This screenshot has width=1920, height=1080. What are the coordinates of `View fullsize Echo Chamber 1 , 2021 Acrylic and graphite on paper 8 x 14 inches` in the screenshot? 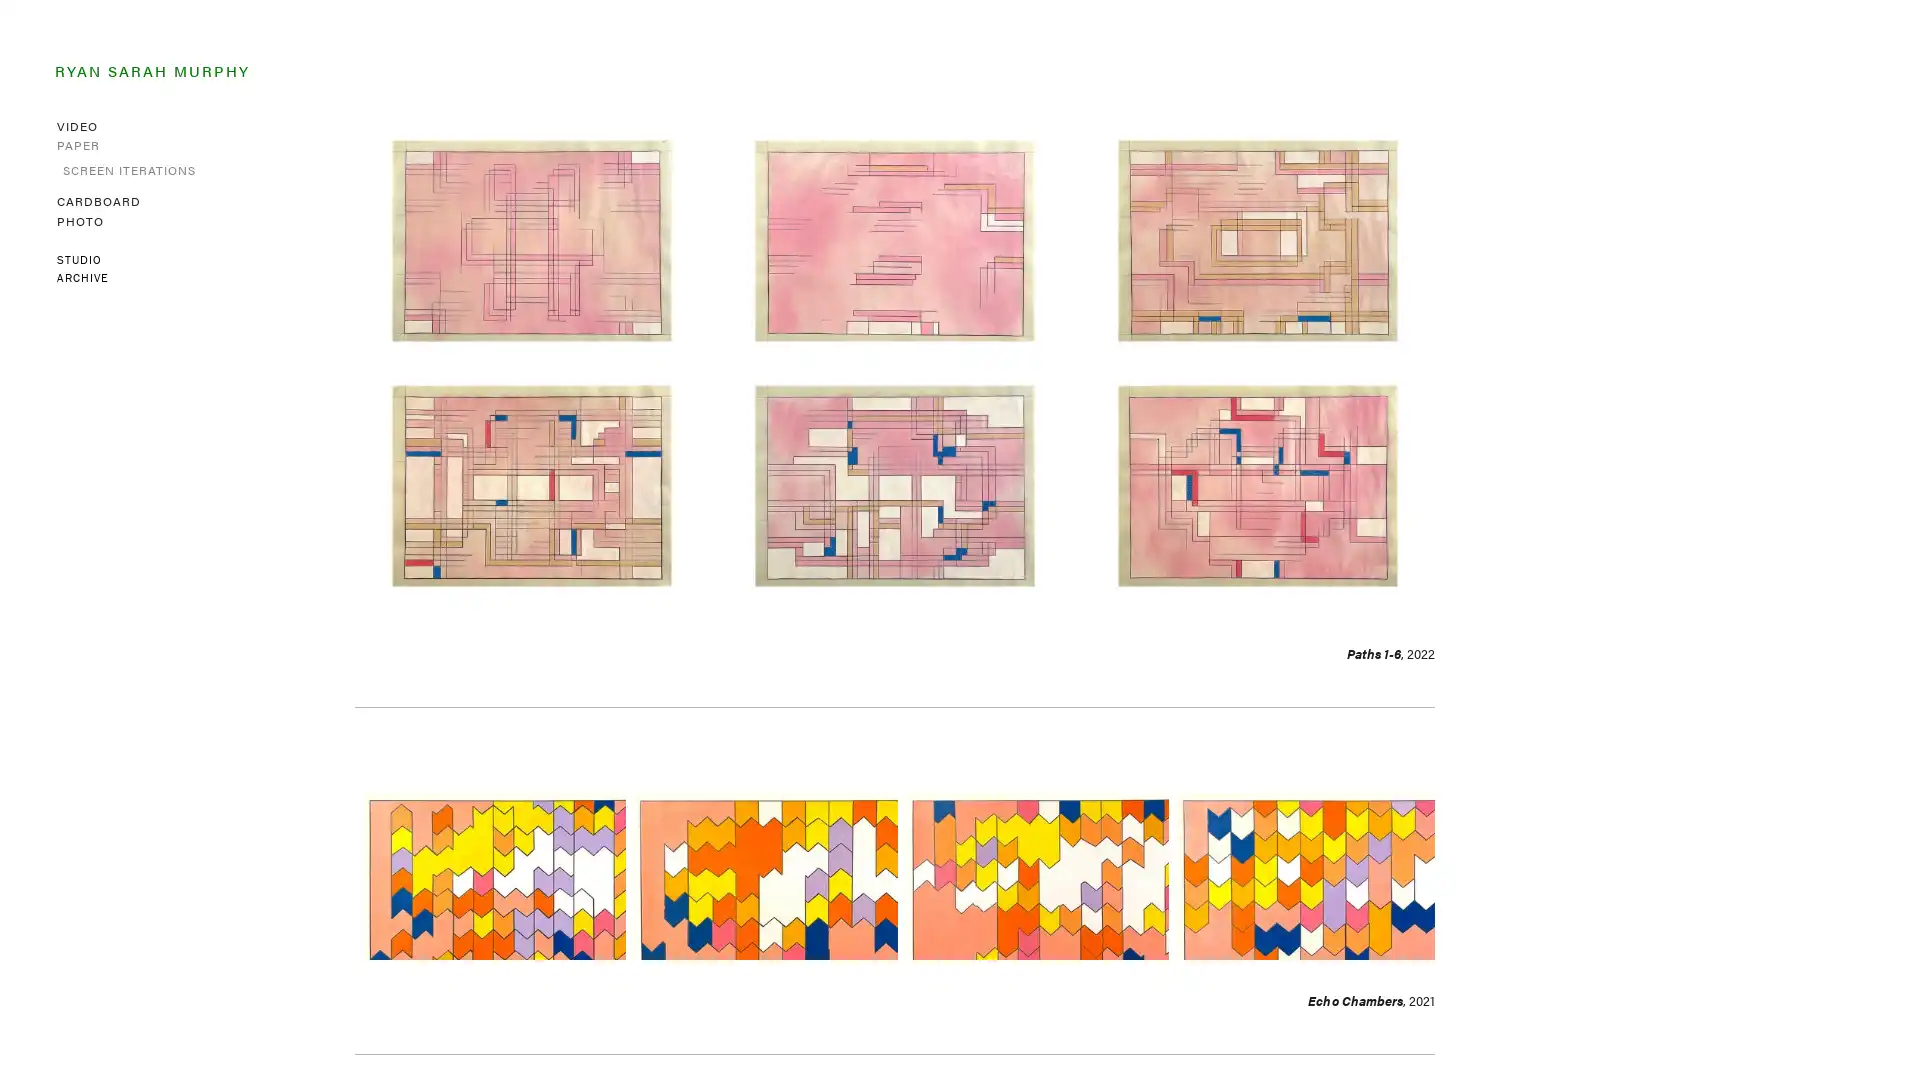 It's located at (488, 853).